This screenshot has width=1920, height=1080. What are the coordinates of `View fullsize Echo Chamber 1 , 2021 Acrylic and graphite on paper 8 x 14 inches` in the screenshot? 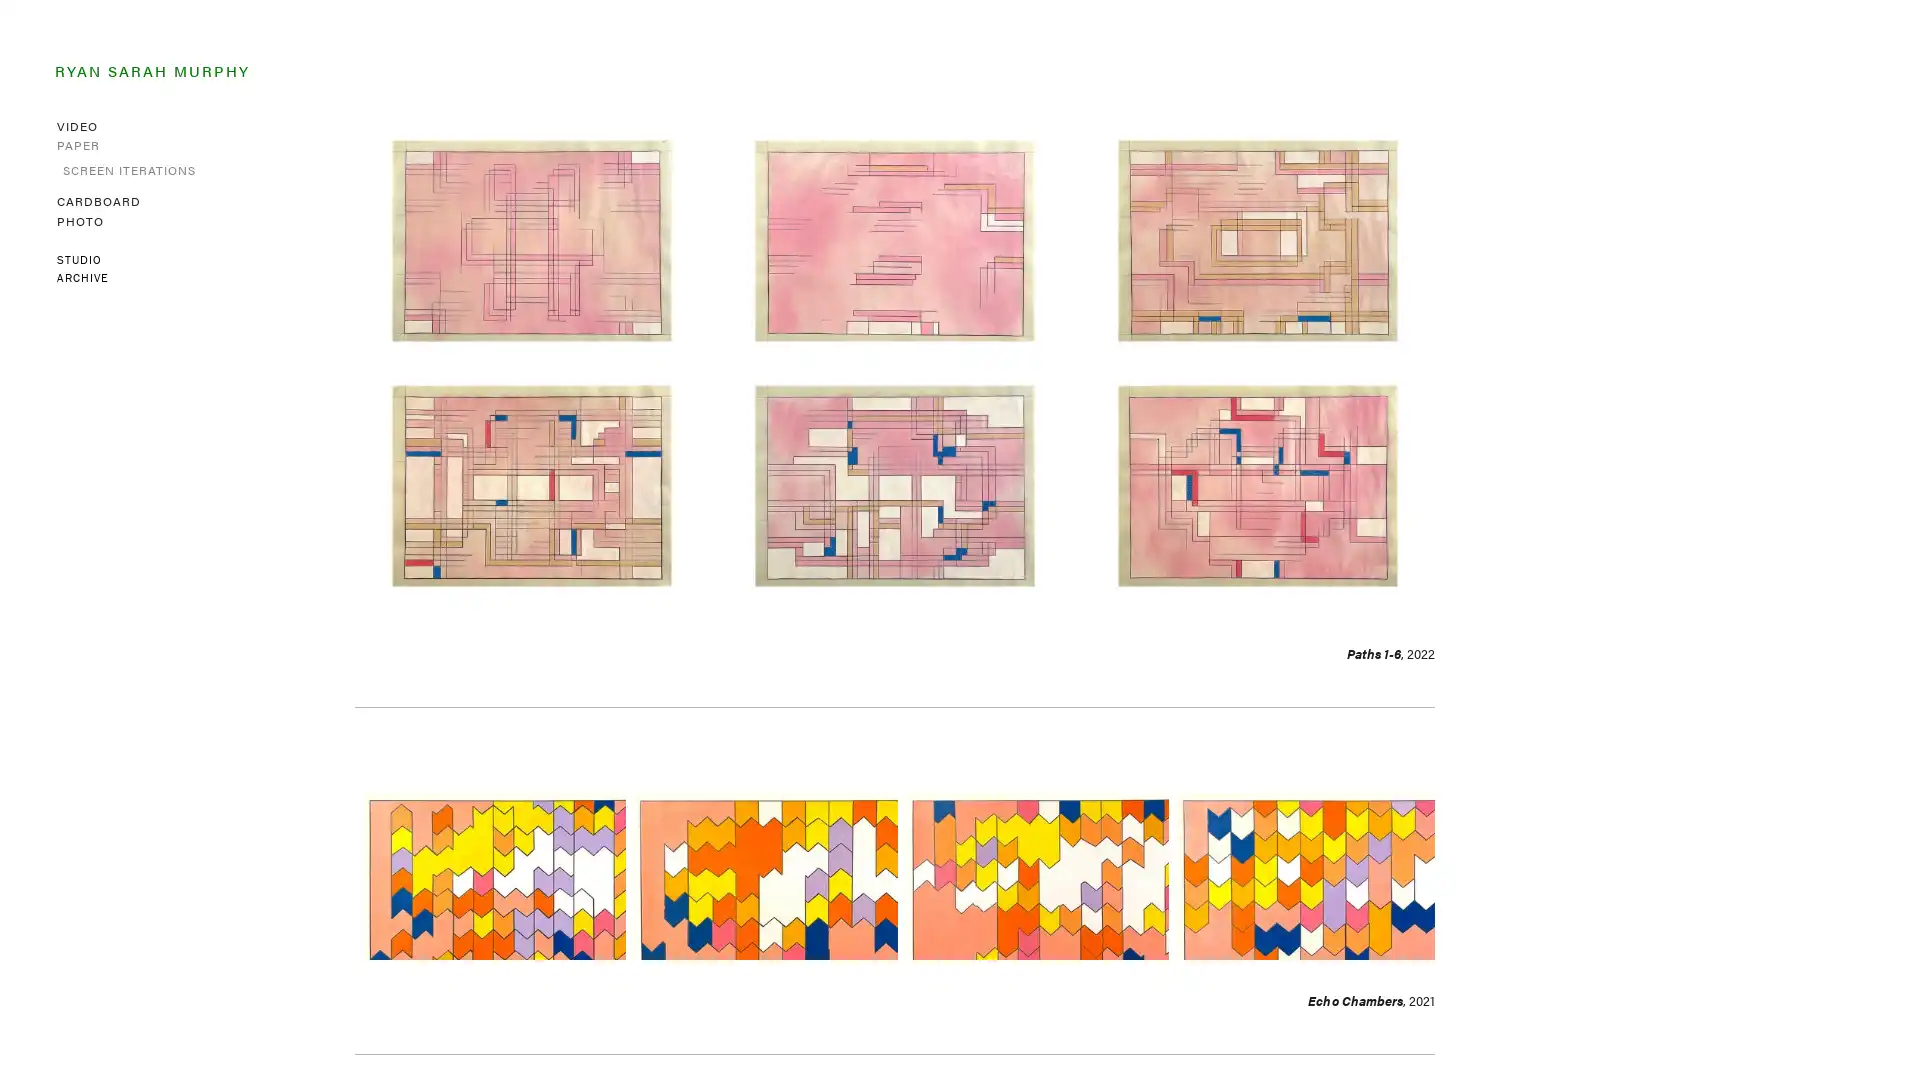 It's located at (488, 853).